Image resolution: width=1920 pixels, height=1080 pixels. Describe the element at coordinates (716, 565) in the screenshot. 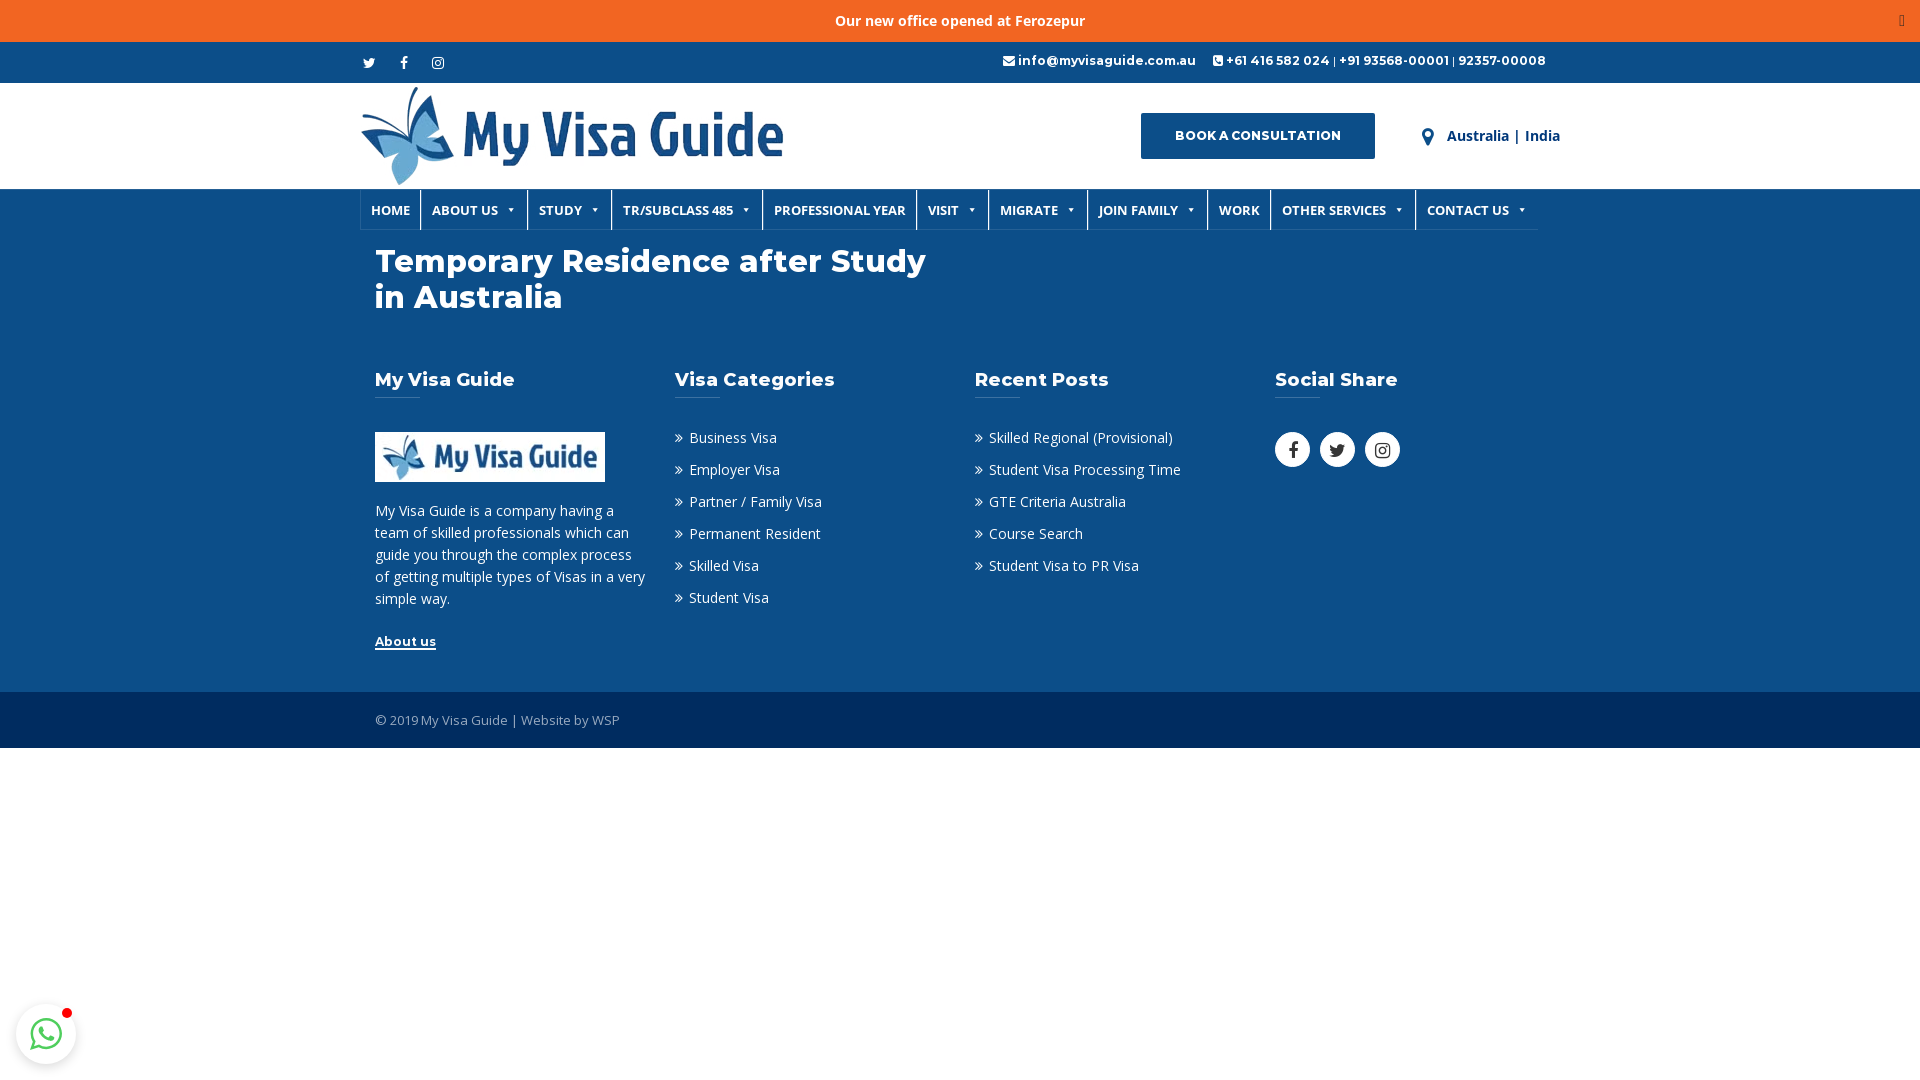

I see `'Skilled Visa'` at that location.